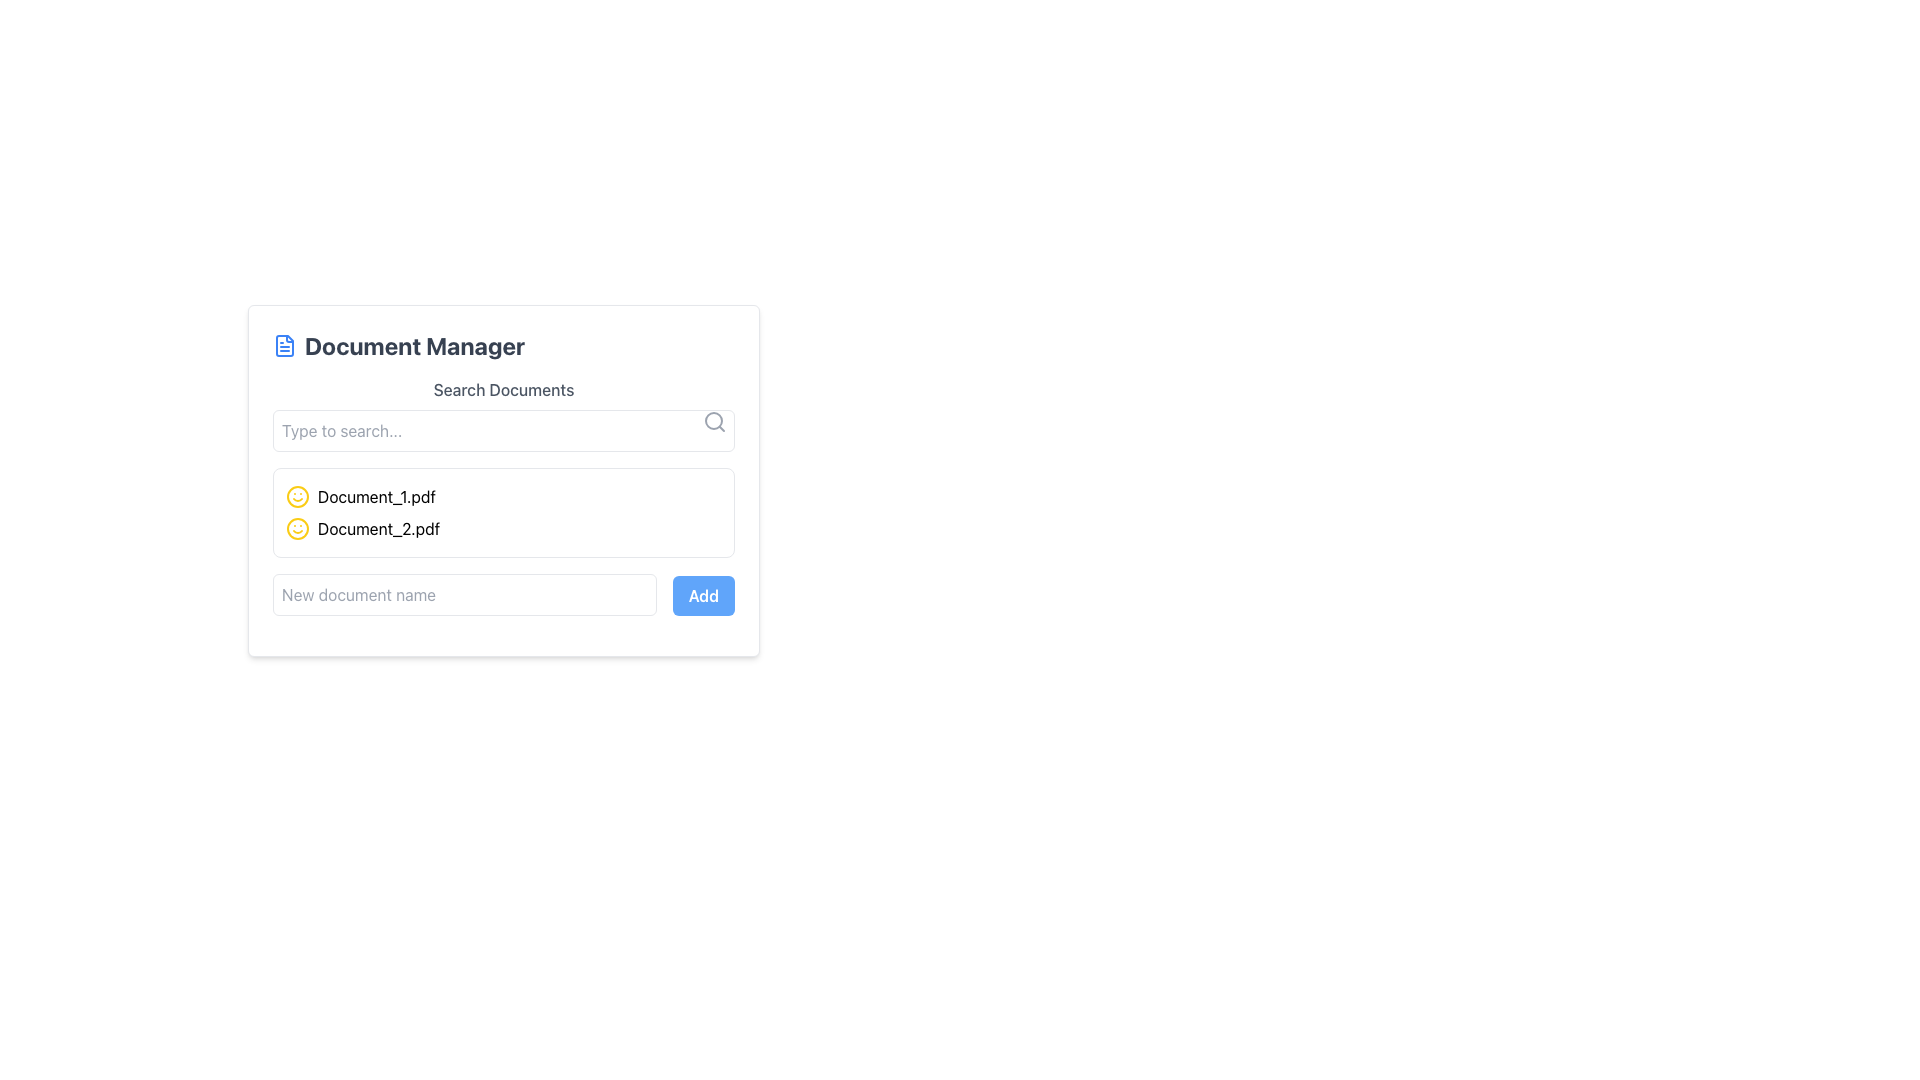 The image size is (1920, 1080). I want to click on the icon representing the document entry titled 'Document_1.pdf', which is located at the top-left of the entry in the list, so click(296, 496).